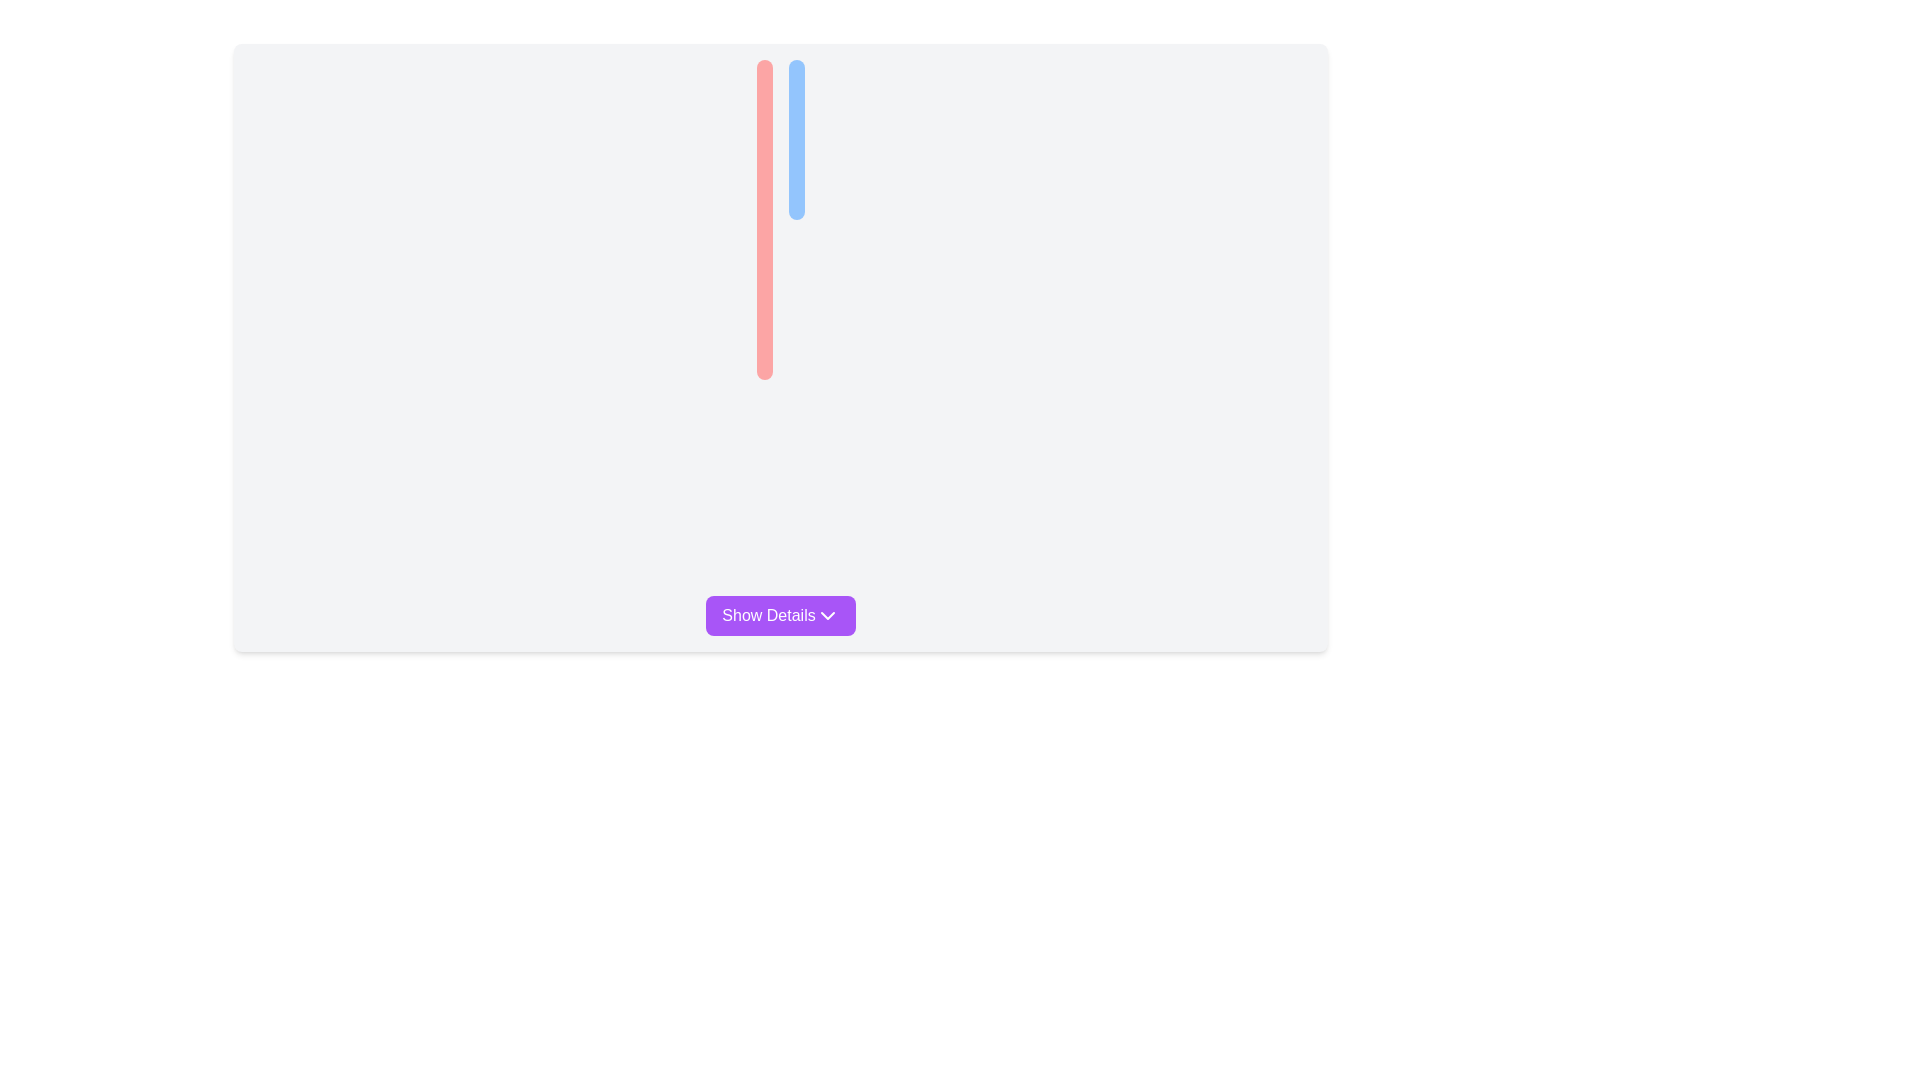 The width and height of the screenshot is (1920, 1080). I want to click on the button with a purple background and white text labeled 'Show Details', so click(780, 615).